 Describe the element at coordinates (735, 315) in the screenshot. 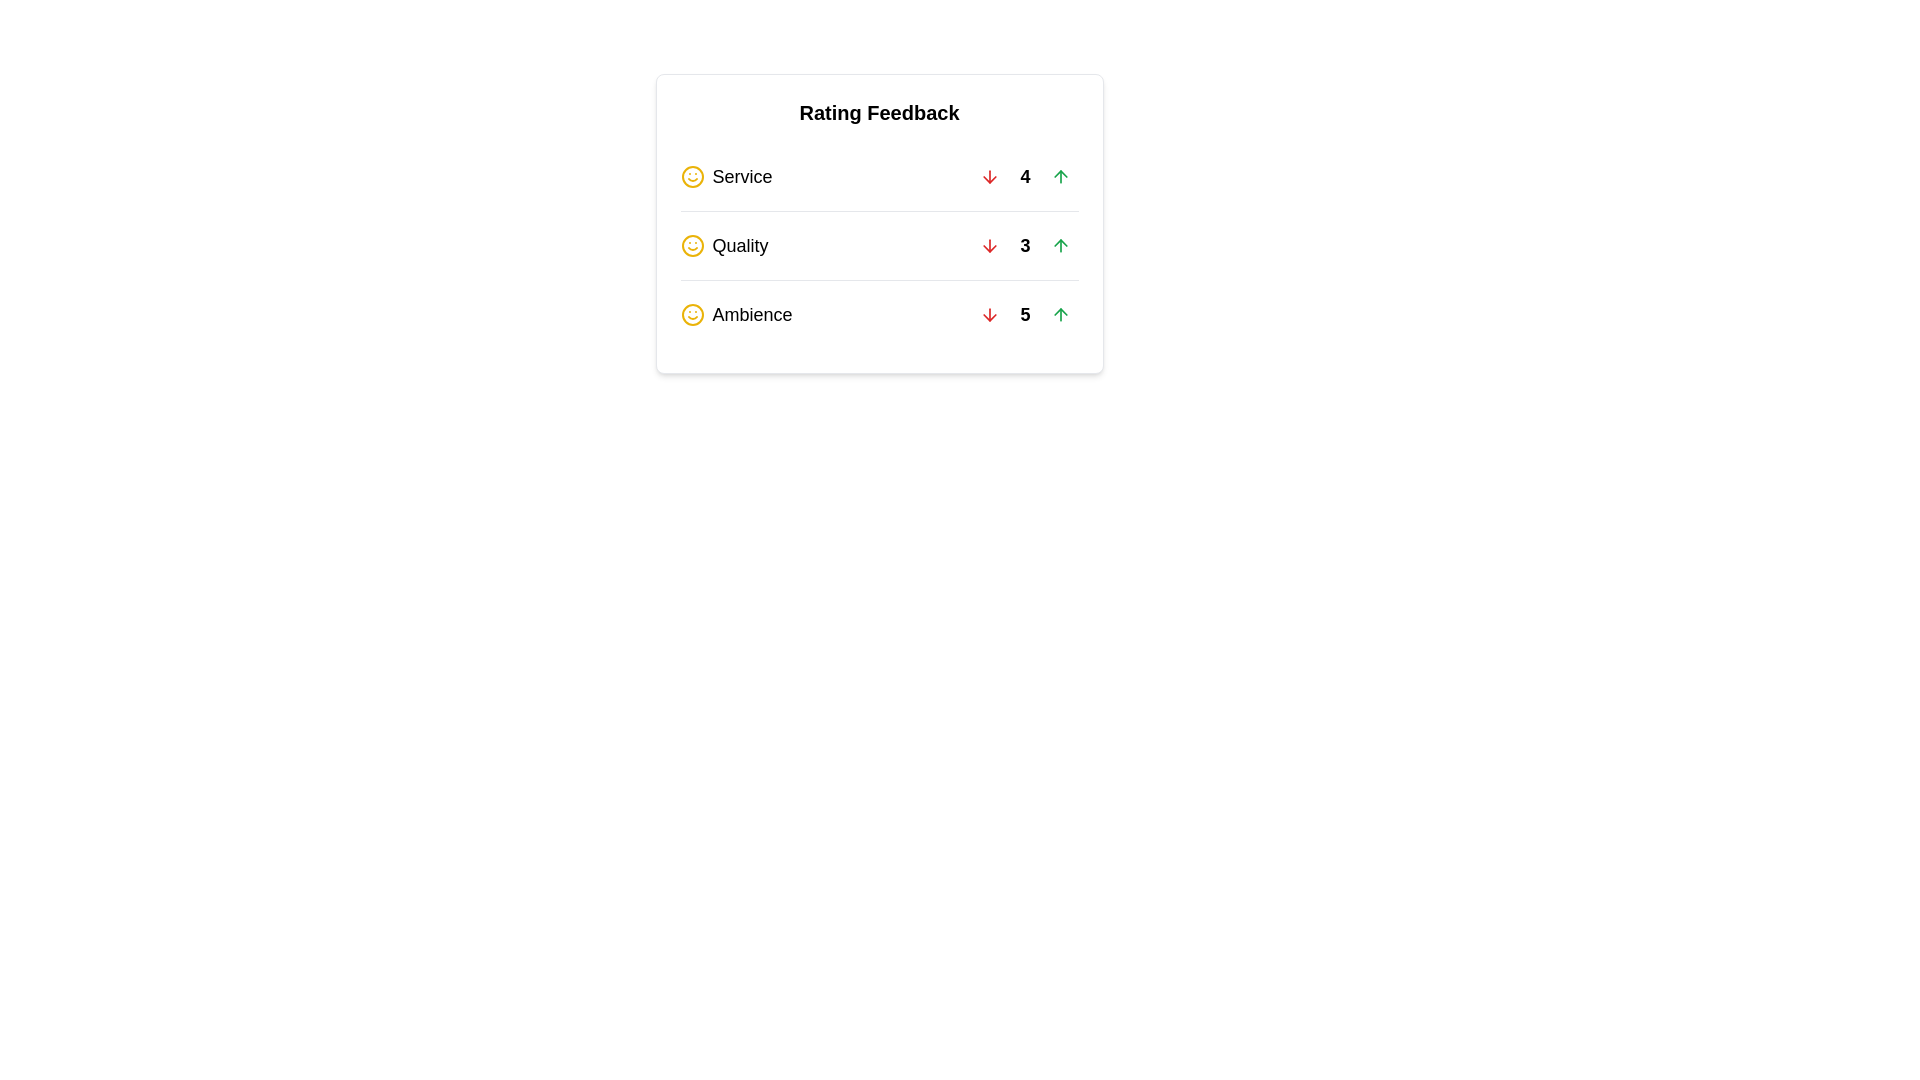

I see `the label displaying a yellow smiley face icon and the text 'Ambience', which is the last item in a vertical list of rating options aligned to the left` at that location.